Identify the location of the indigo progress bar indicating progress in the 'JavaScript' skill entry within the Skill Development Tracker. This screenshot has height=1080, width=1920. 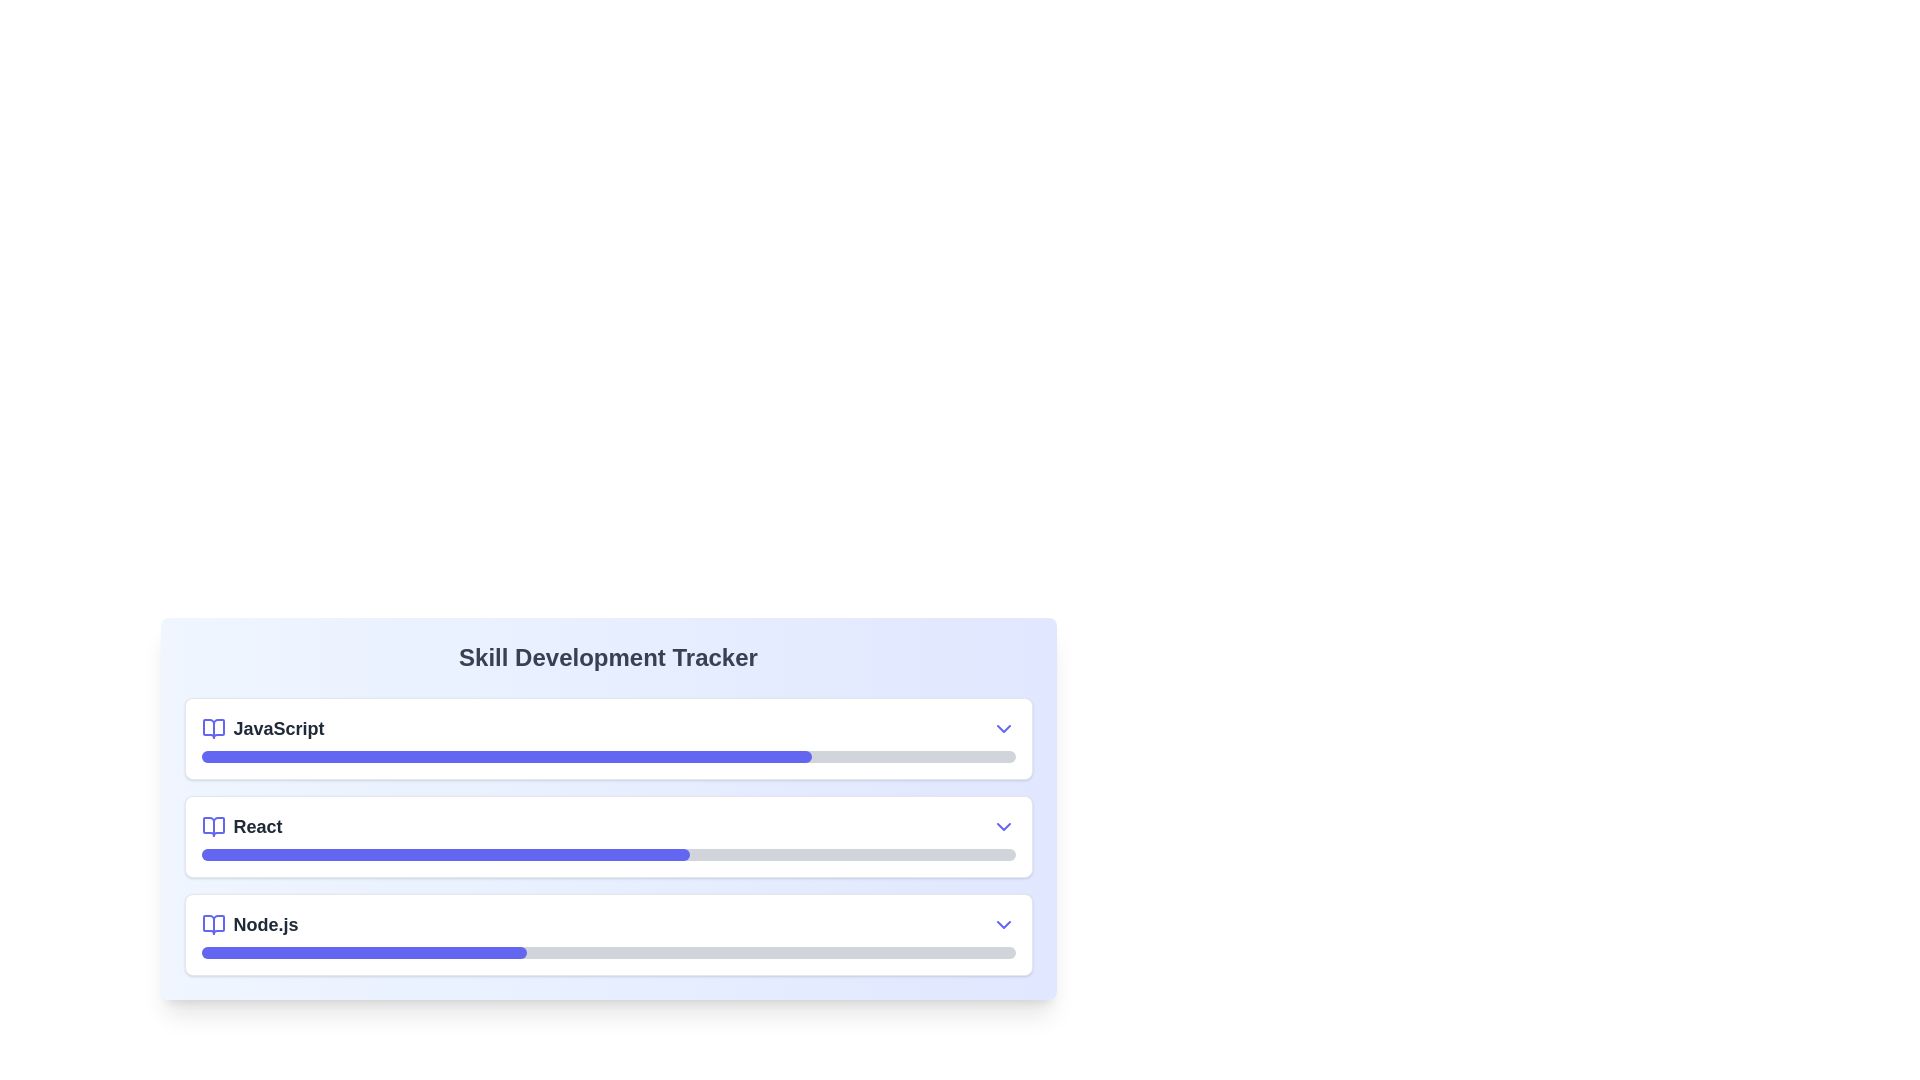
(506, 756).